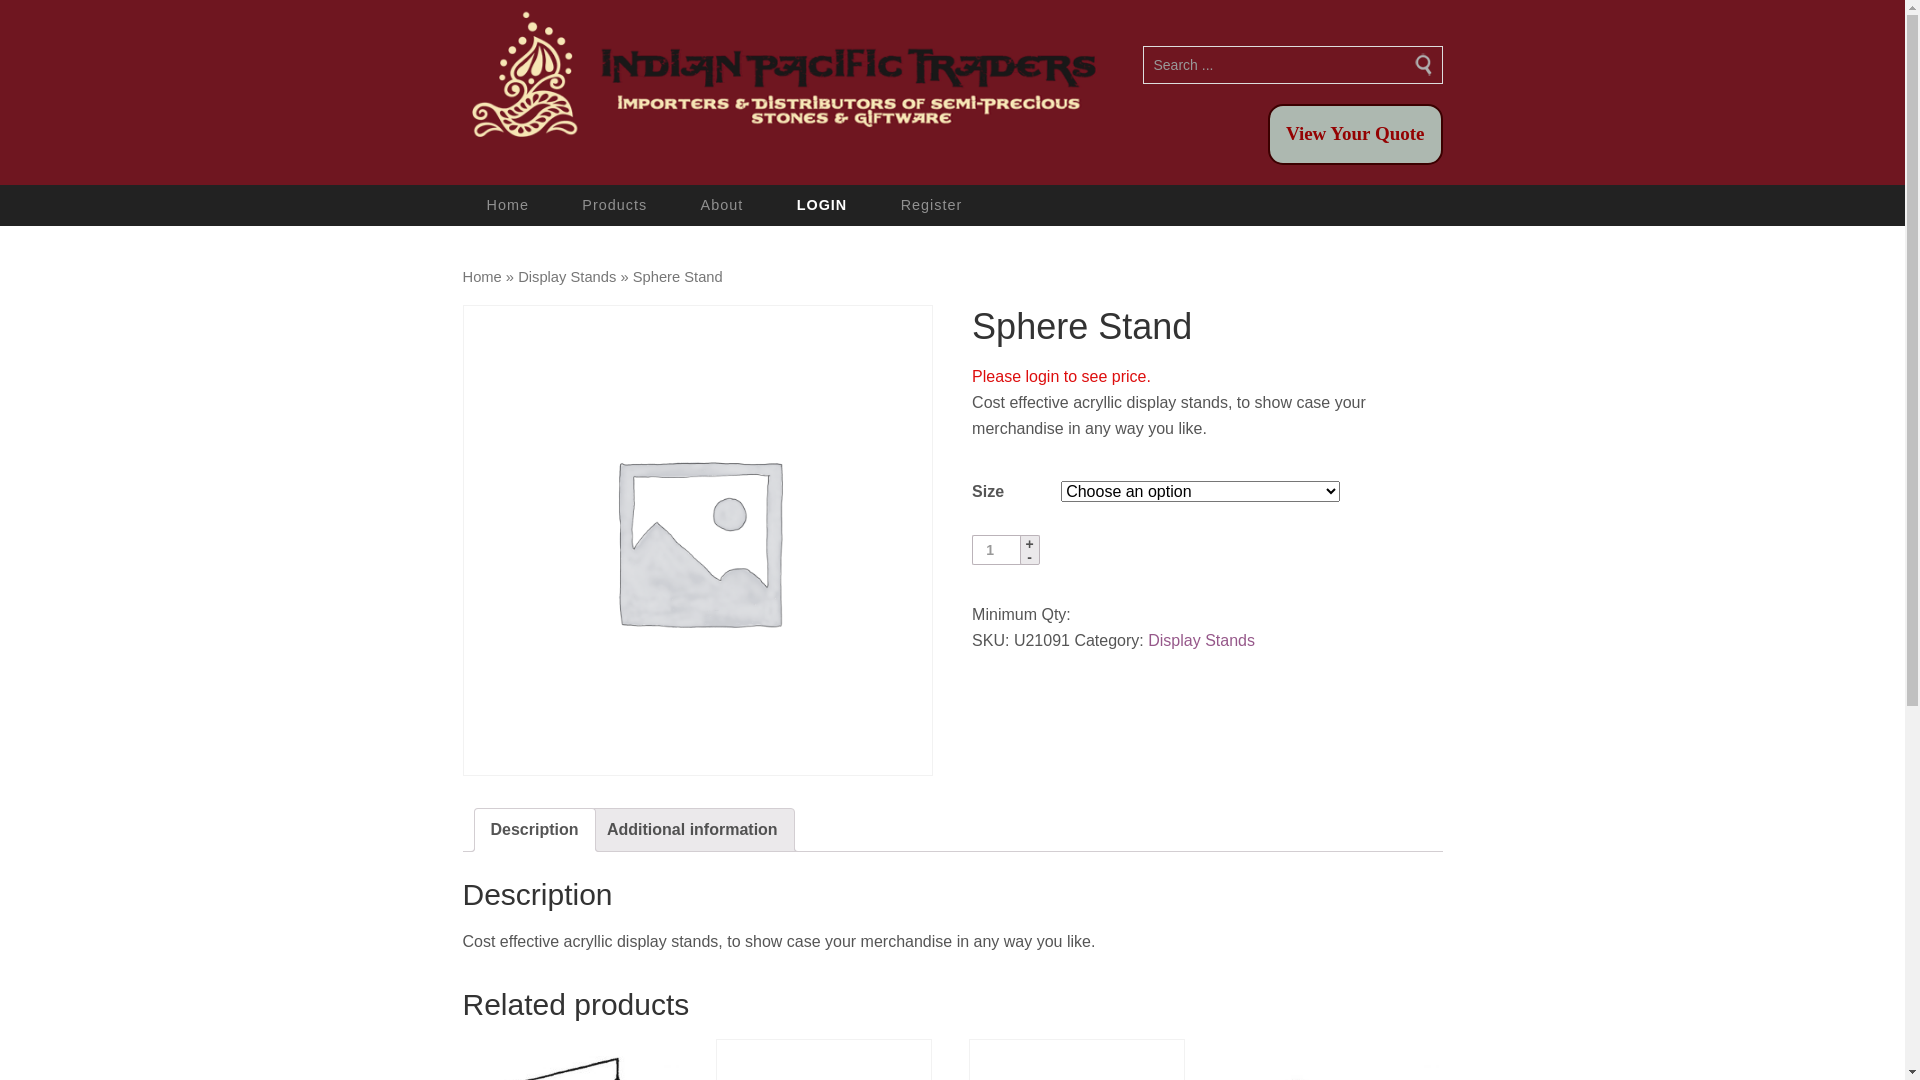  I want to click on 'Additional information', so click(692, 829).